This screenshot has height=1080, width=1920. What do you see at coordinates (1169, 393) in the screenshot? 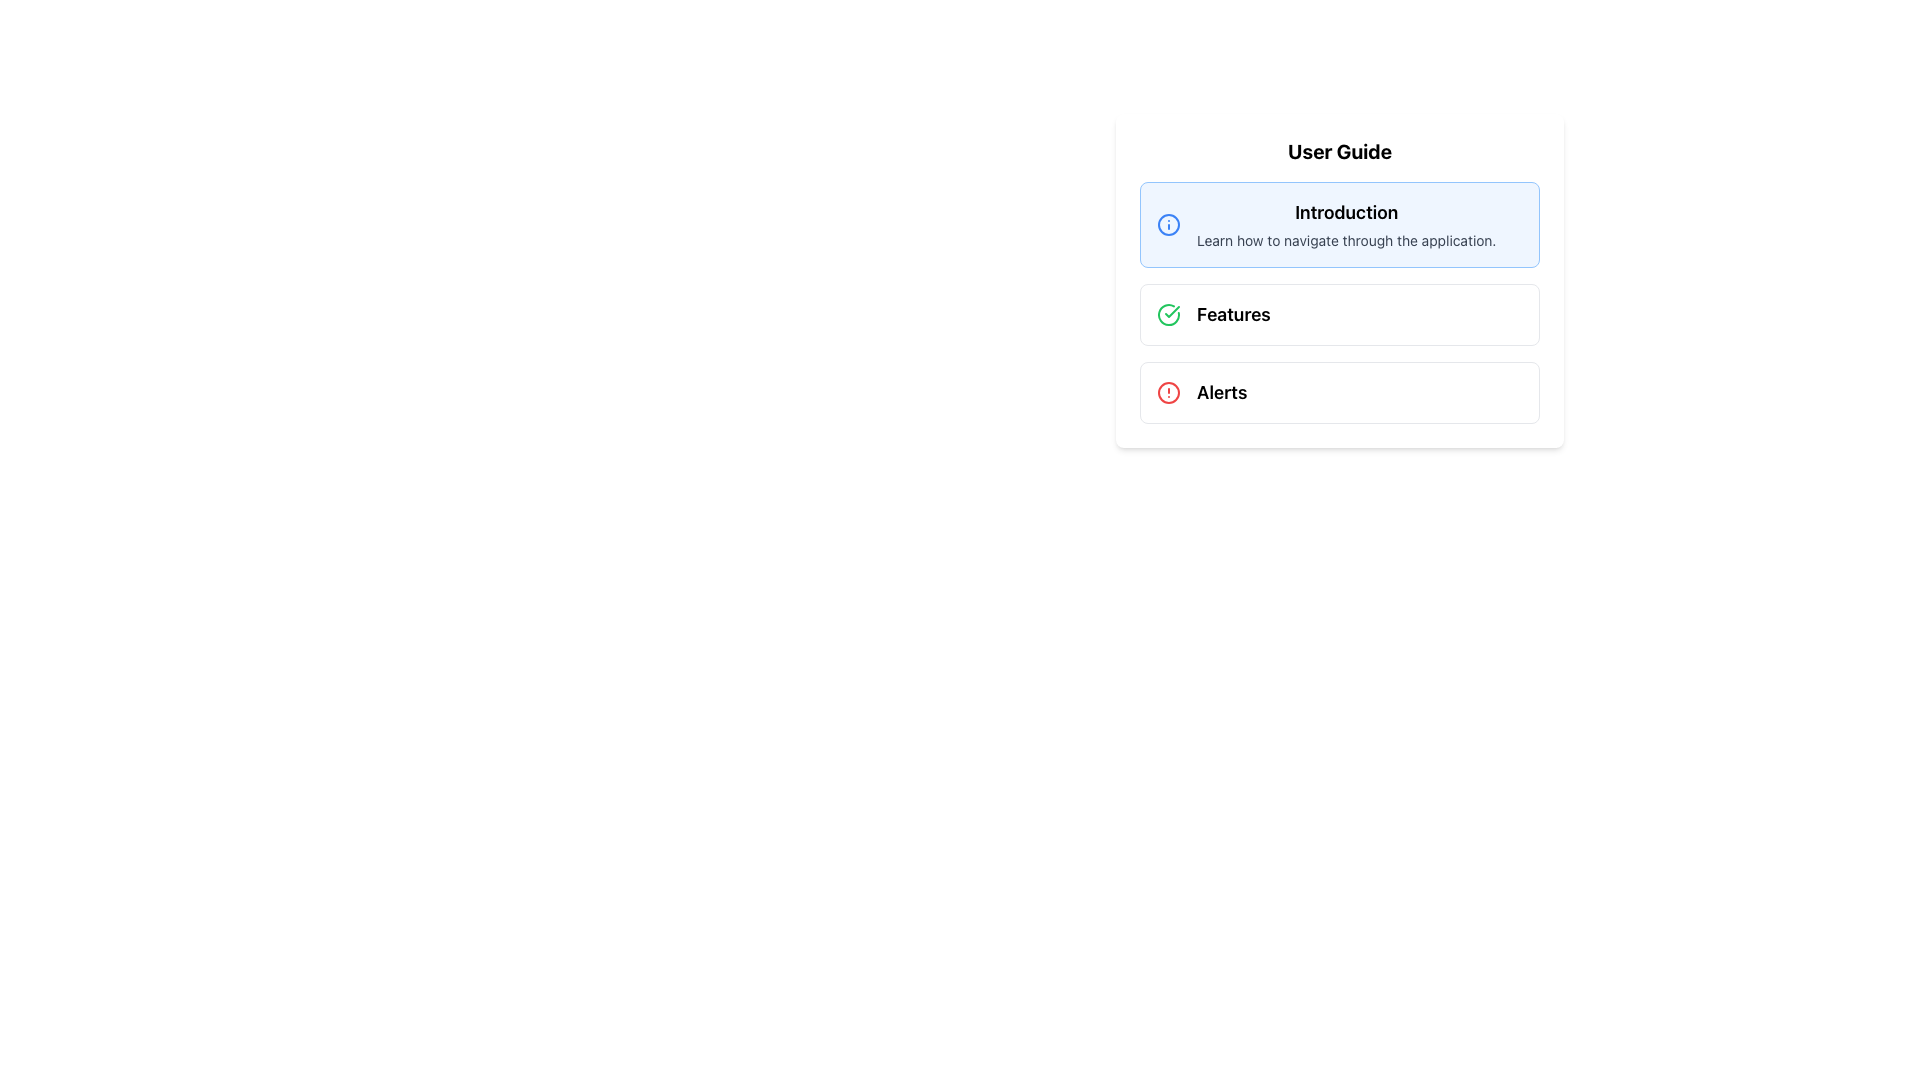
I see `red circular alert icon located to the left of the 'Alerts' label in the options list for its graphical properties` at bounding box center [1169, 393].